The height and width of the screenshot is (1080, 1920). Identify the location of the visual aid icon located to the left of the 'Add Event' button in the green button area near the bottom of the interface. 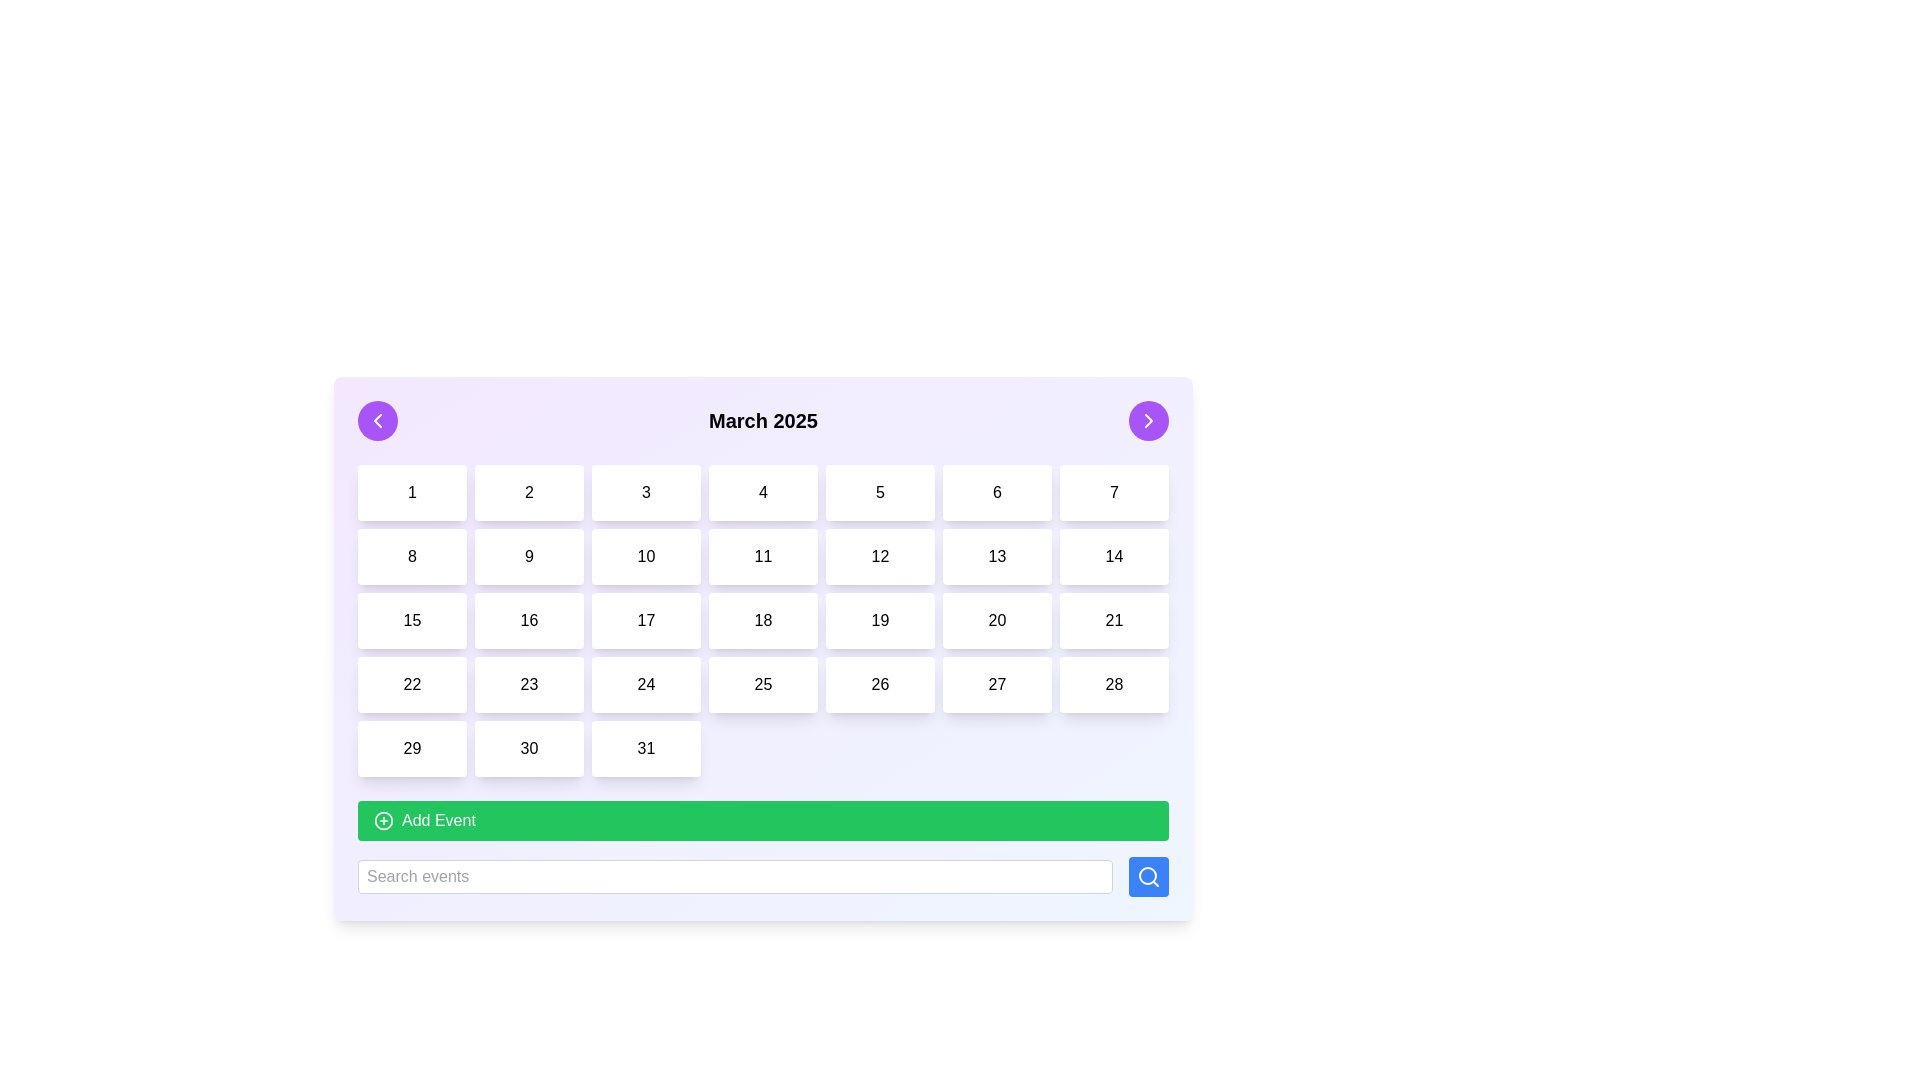
(384, 821).